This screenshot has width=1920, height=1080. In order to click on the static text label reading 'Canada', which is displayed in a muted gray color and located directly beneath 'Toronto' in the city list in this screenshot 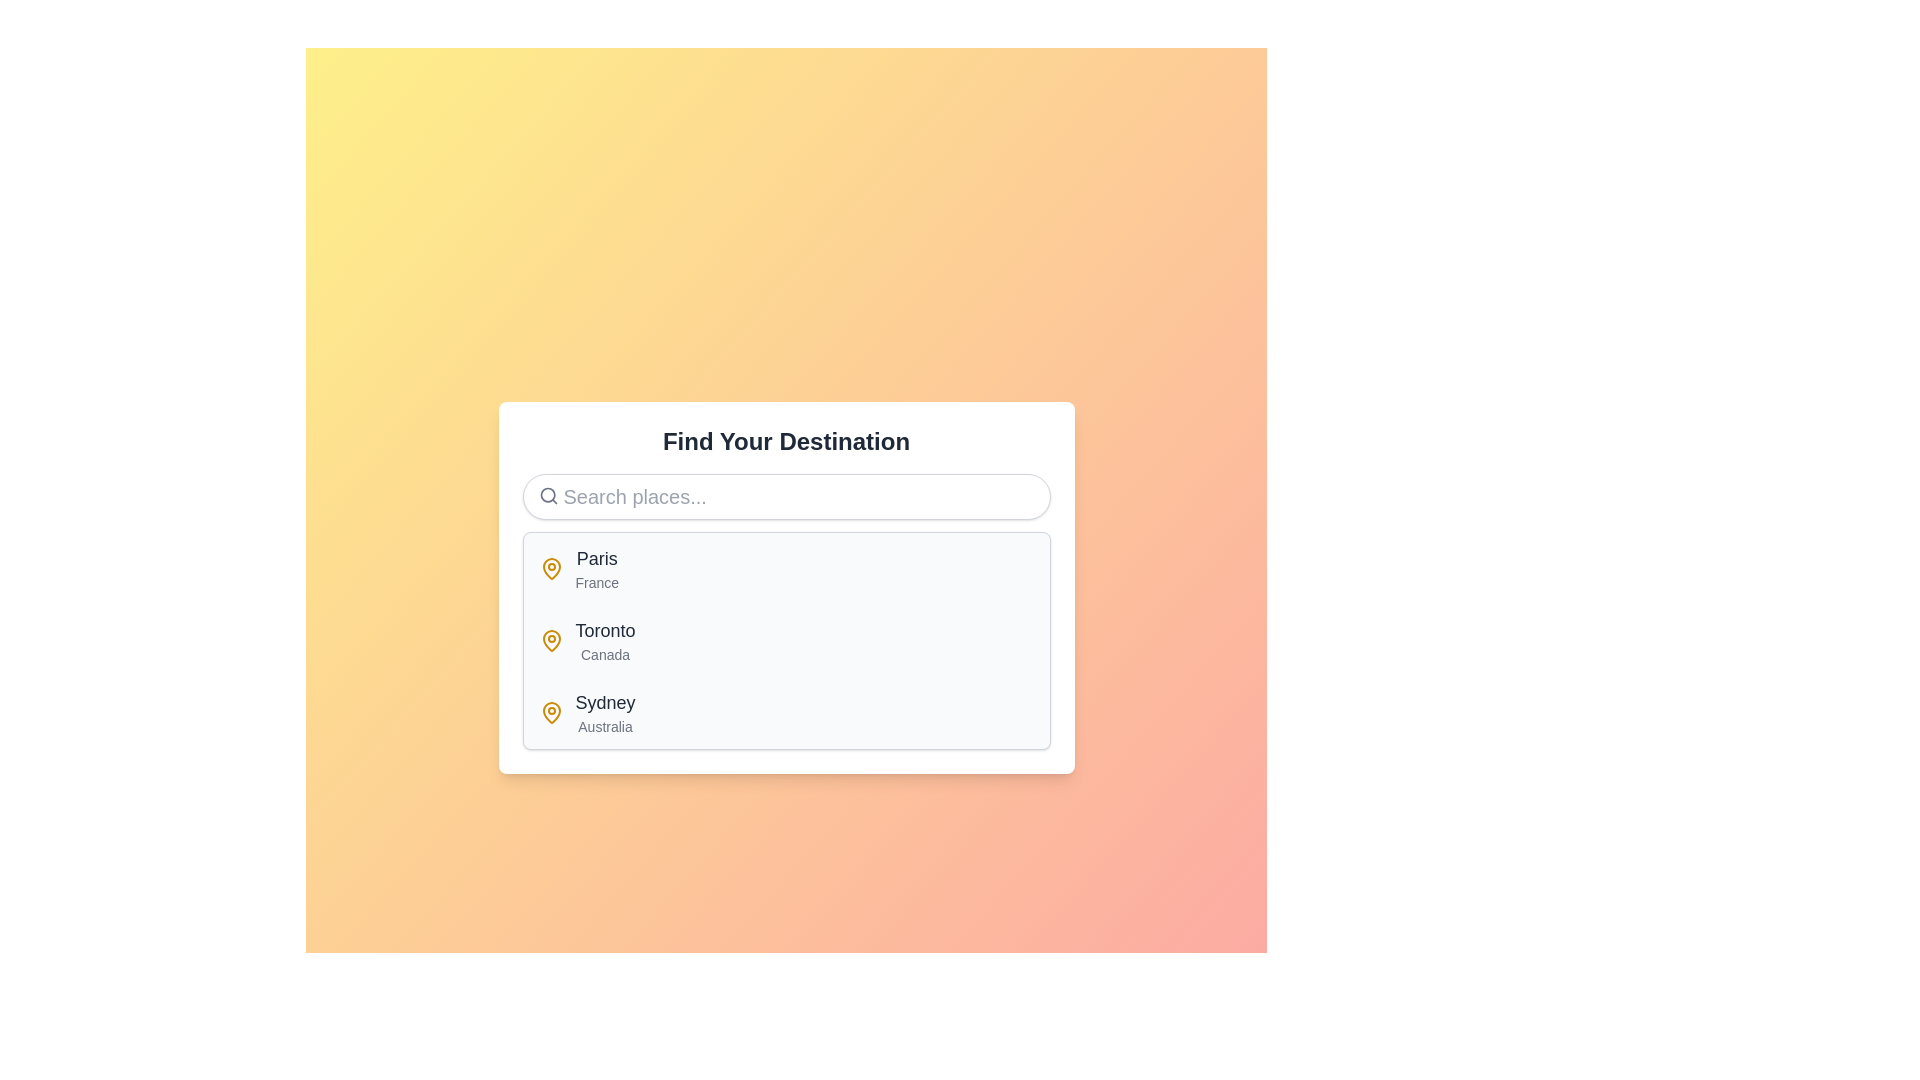, I will do `click(604, 655)`.